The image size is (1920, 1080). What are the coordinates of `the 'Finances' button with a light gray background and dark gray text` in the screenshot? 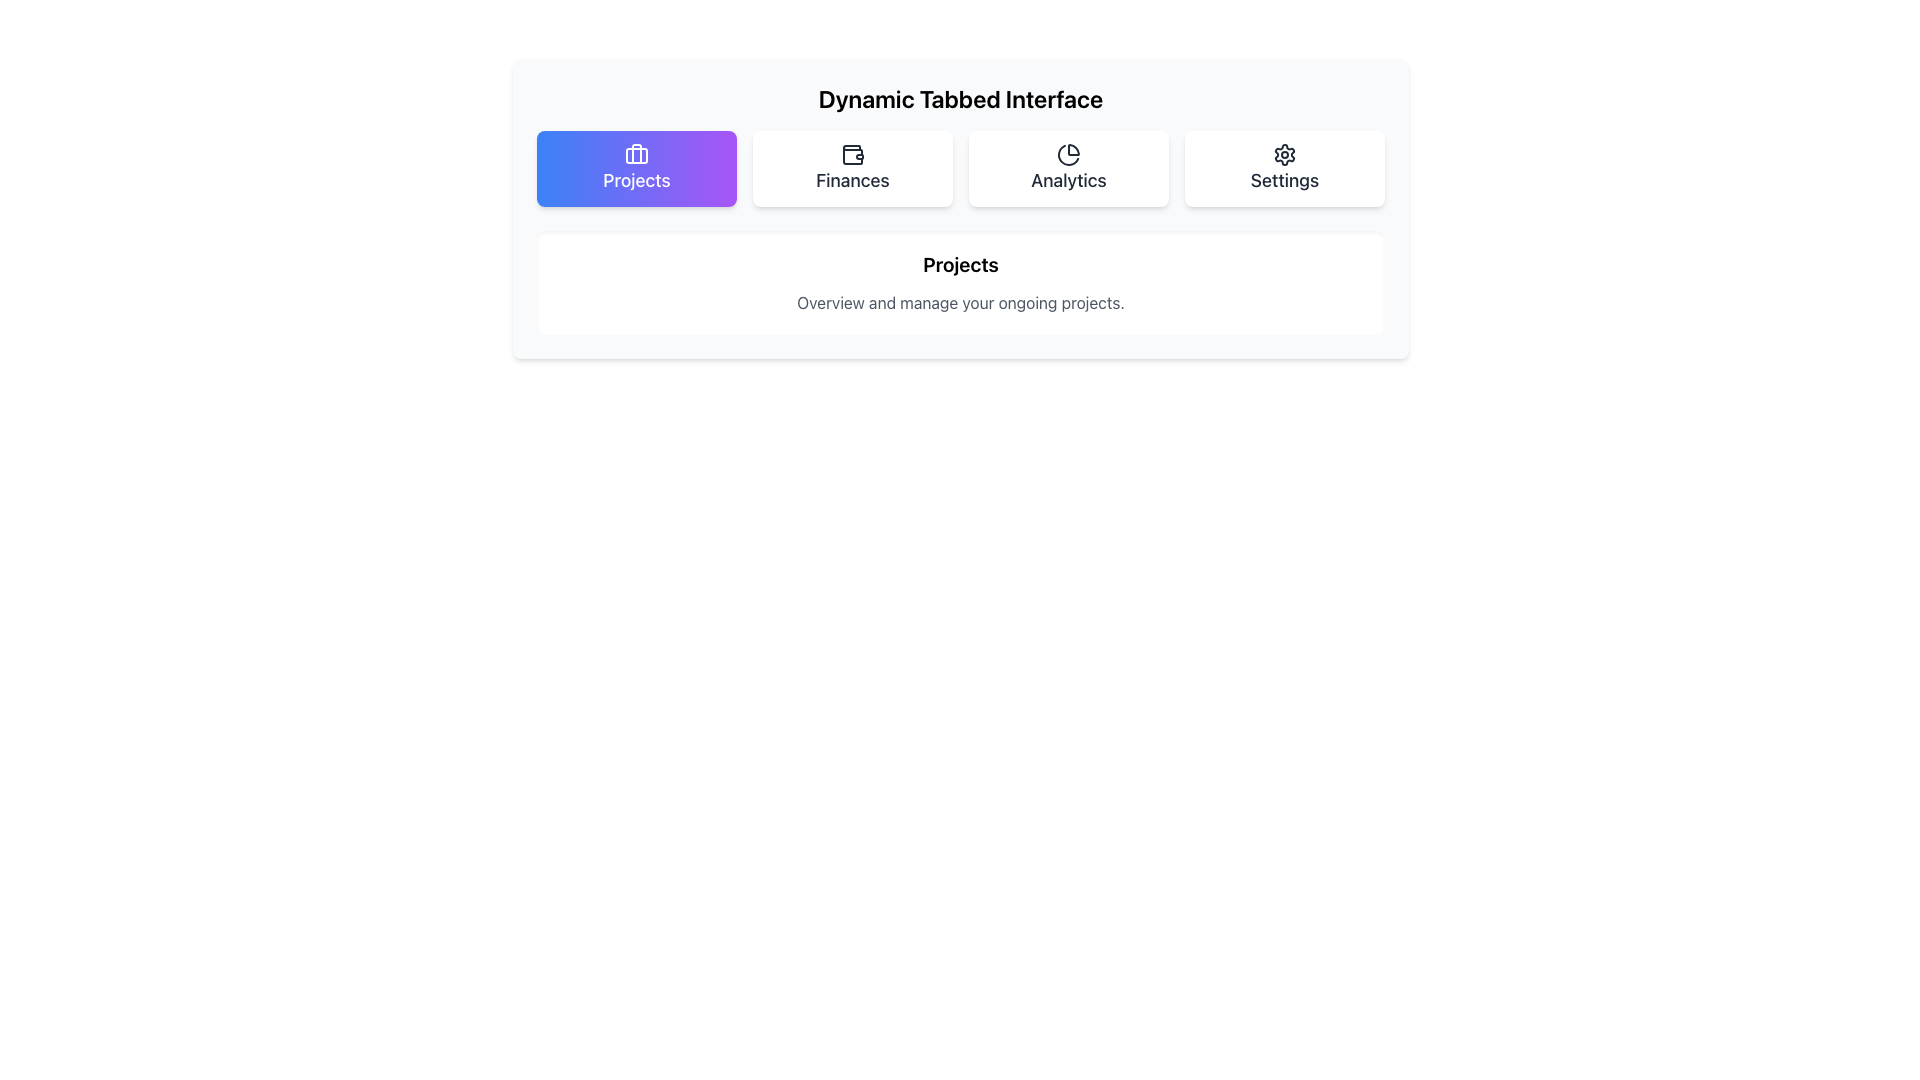 It's located at (853, 168).